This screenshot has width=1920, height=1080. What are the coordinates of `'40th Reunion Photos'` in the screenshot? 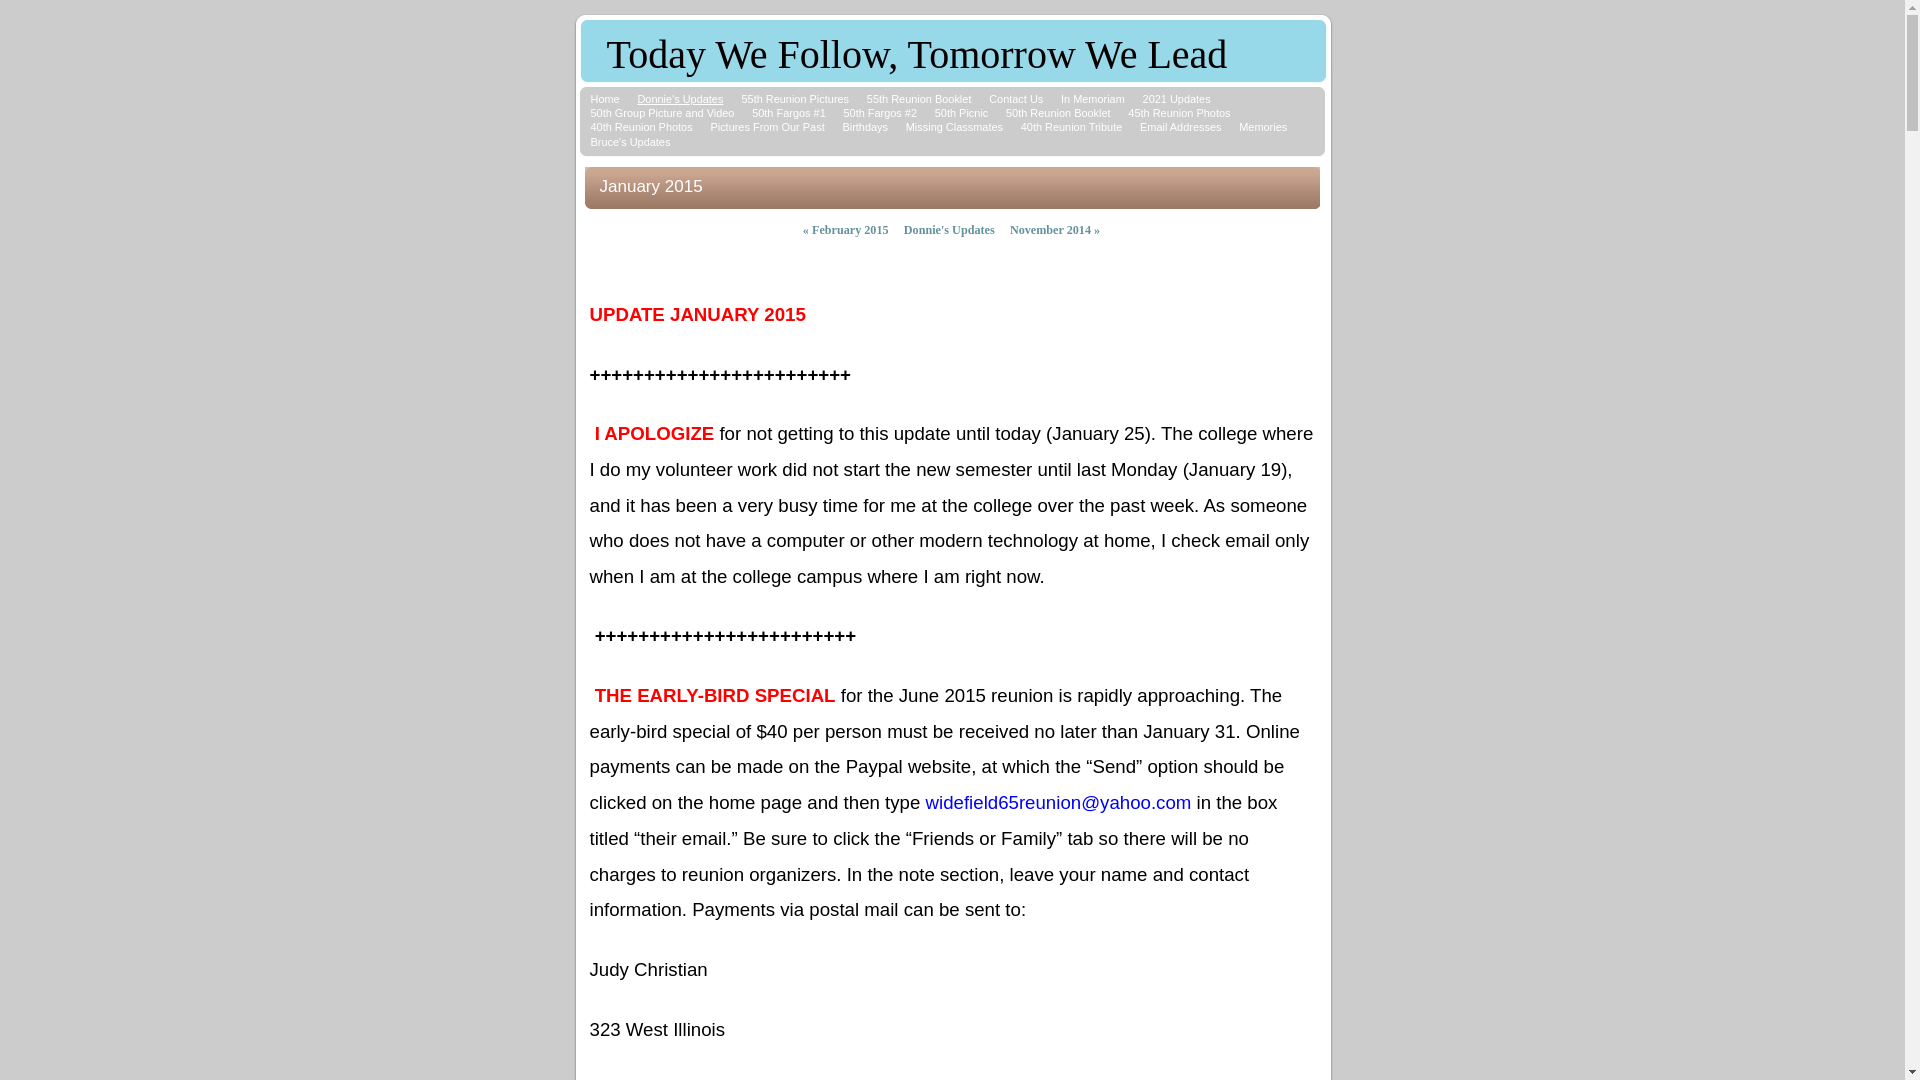 It's located at (641, 127).